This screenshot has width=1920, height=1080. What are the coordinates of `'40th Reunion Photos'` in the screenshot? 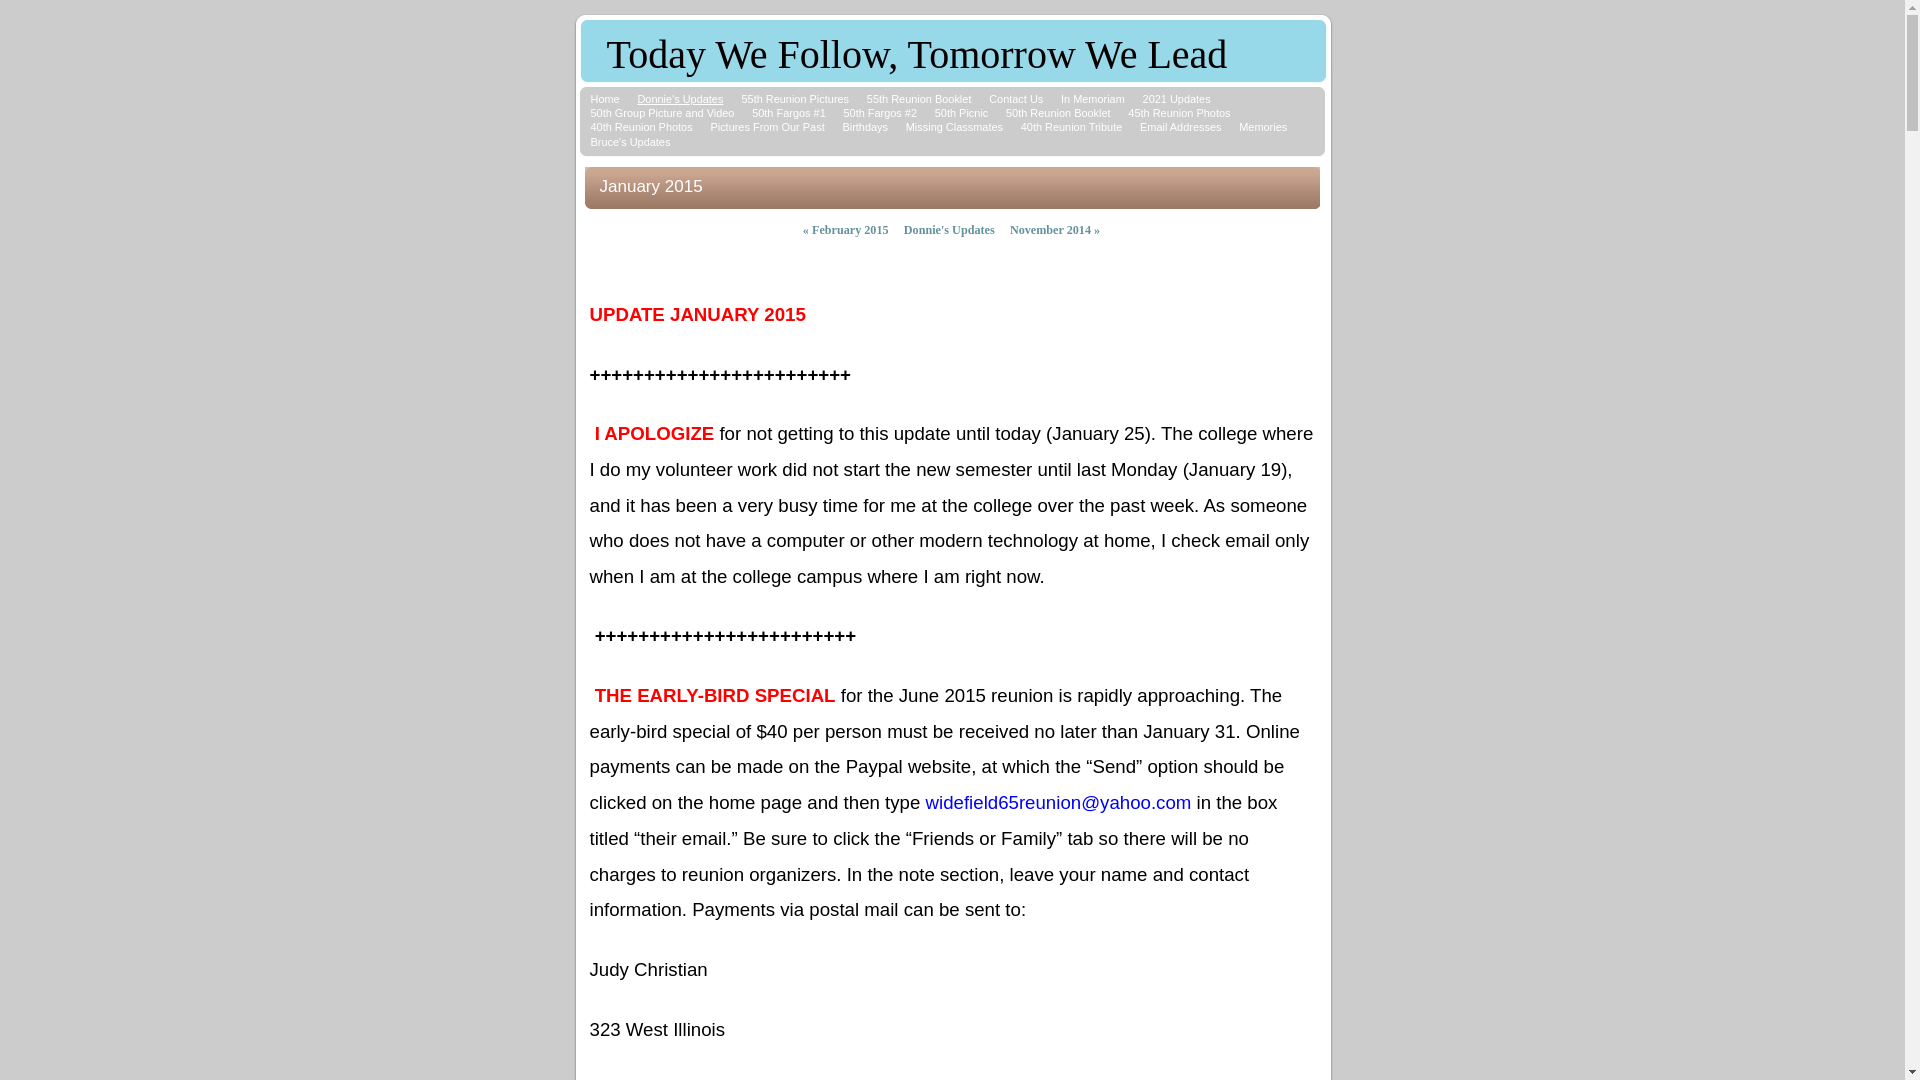 It's located at (641, 127).